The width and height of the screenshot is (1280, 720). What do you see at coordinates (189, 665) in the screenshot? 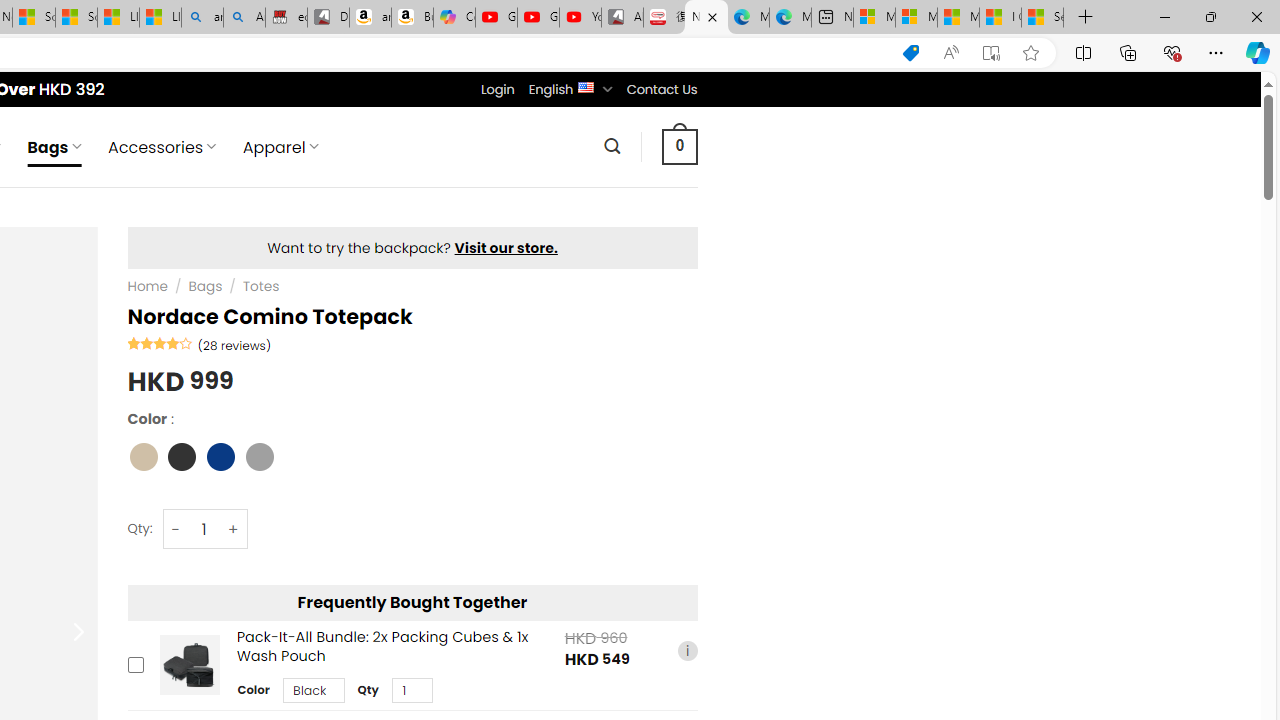
I see `'Pack-It-All Bundle: 2x Packing Cubes & 1x Wash Pouch'` at bounding box center [189, 665].